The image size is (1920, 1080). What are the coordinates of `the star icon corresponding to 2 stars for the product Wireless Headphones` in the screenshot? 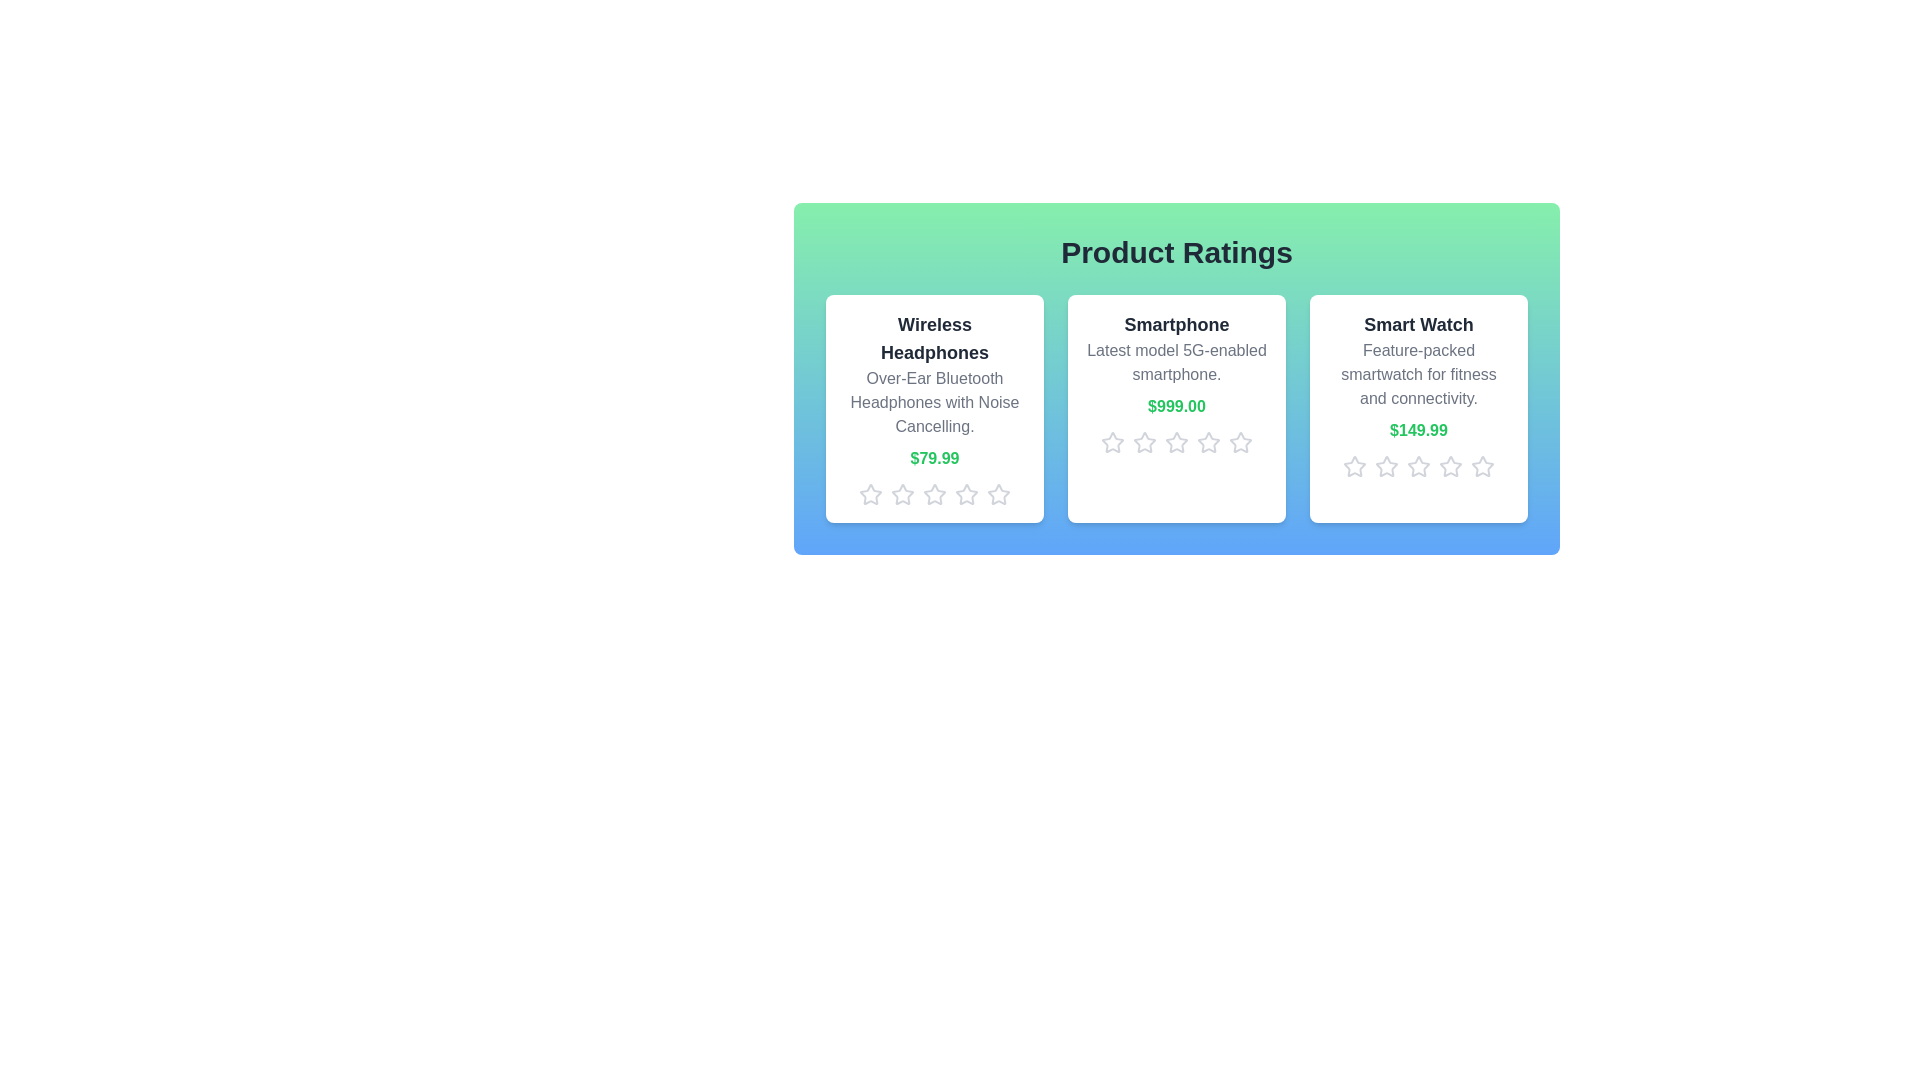 It's located at (901, 494).